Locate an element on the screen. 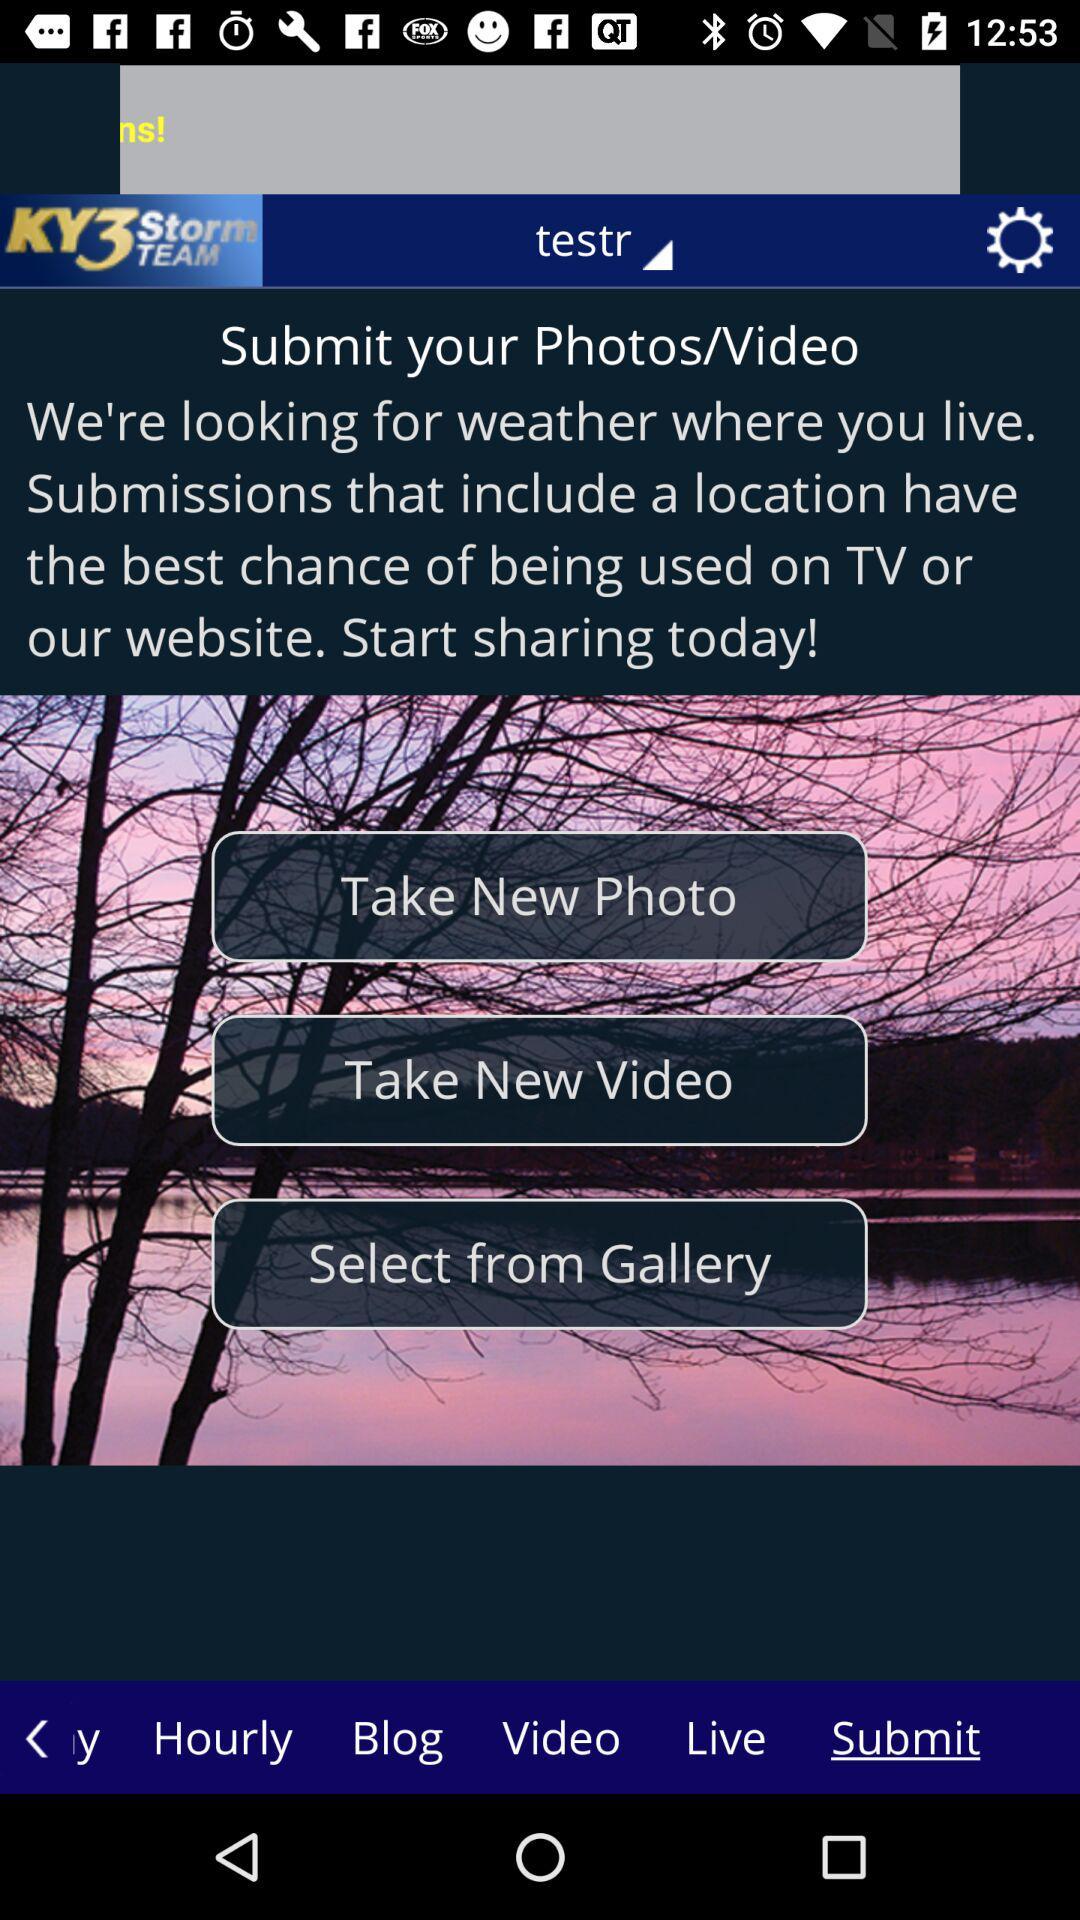  the icon next to the testr item is located at coordinates (131, 240).